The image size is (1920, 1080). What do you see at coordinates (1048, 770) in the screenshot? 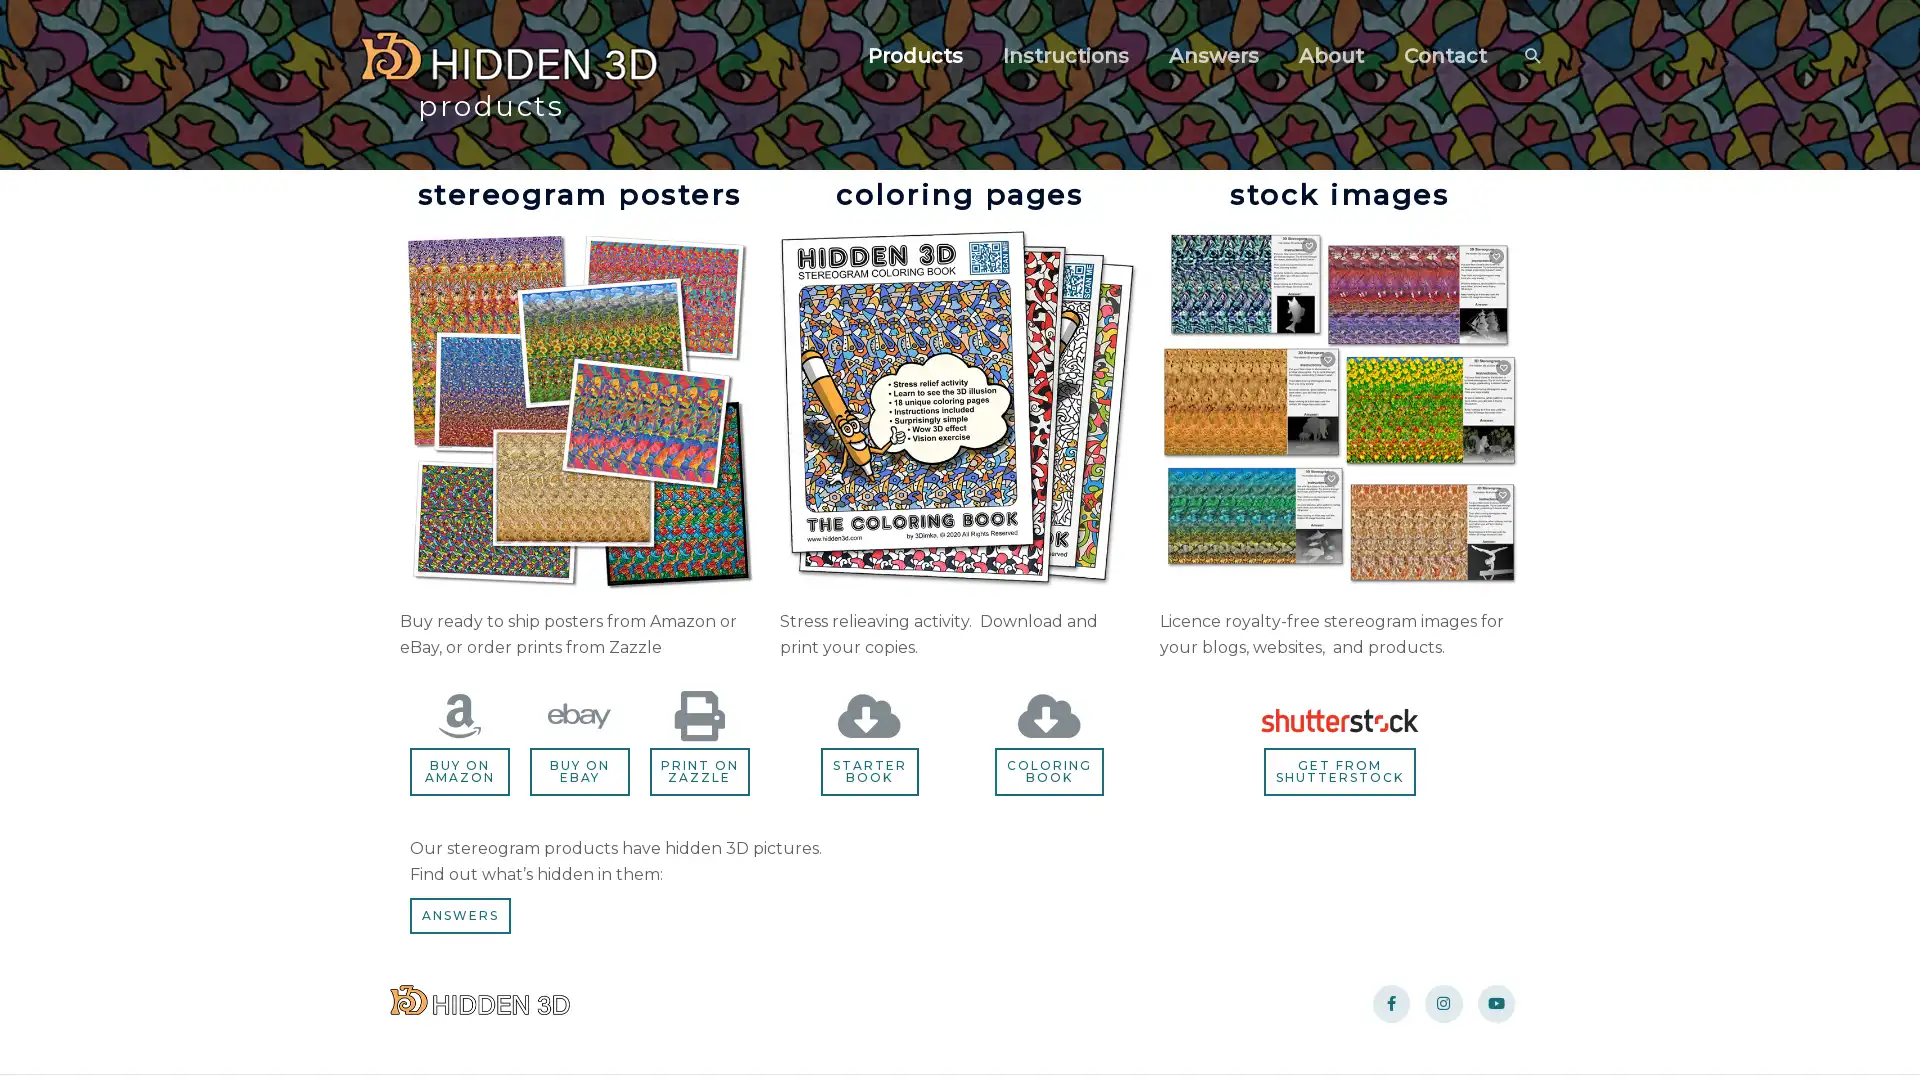
I see `COLORING BOOK` at bounding box center [1048, 770].